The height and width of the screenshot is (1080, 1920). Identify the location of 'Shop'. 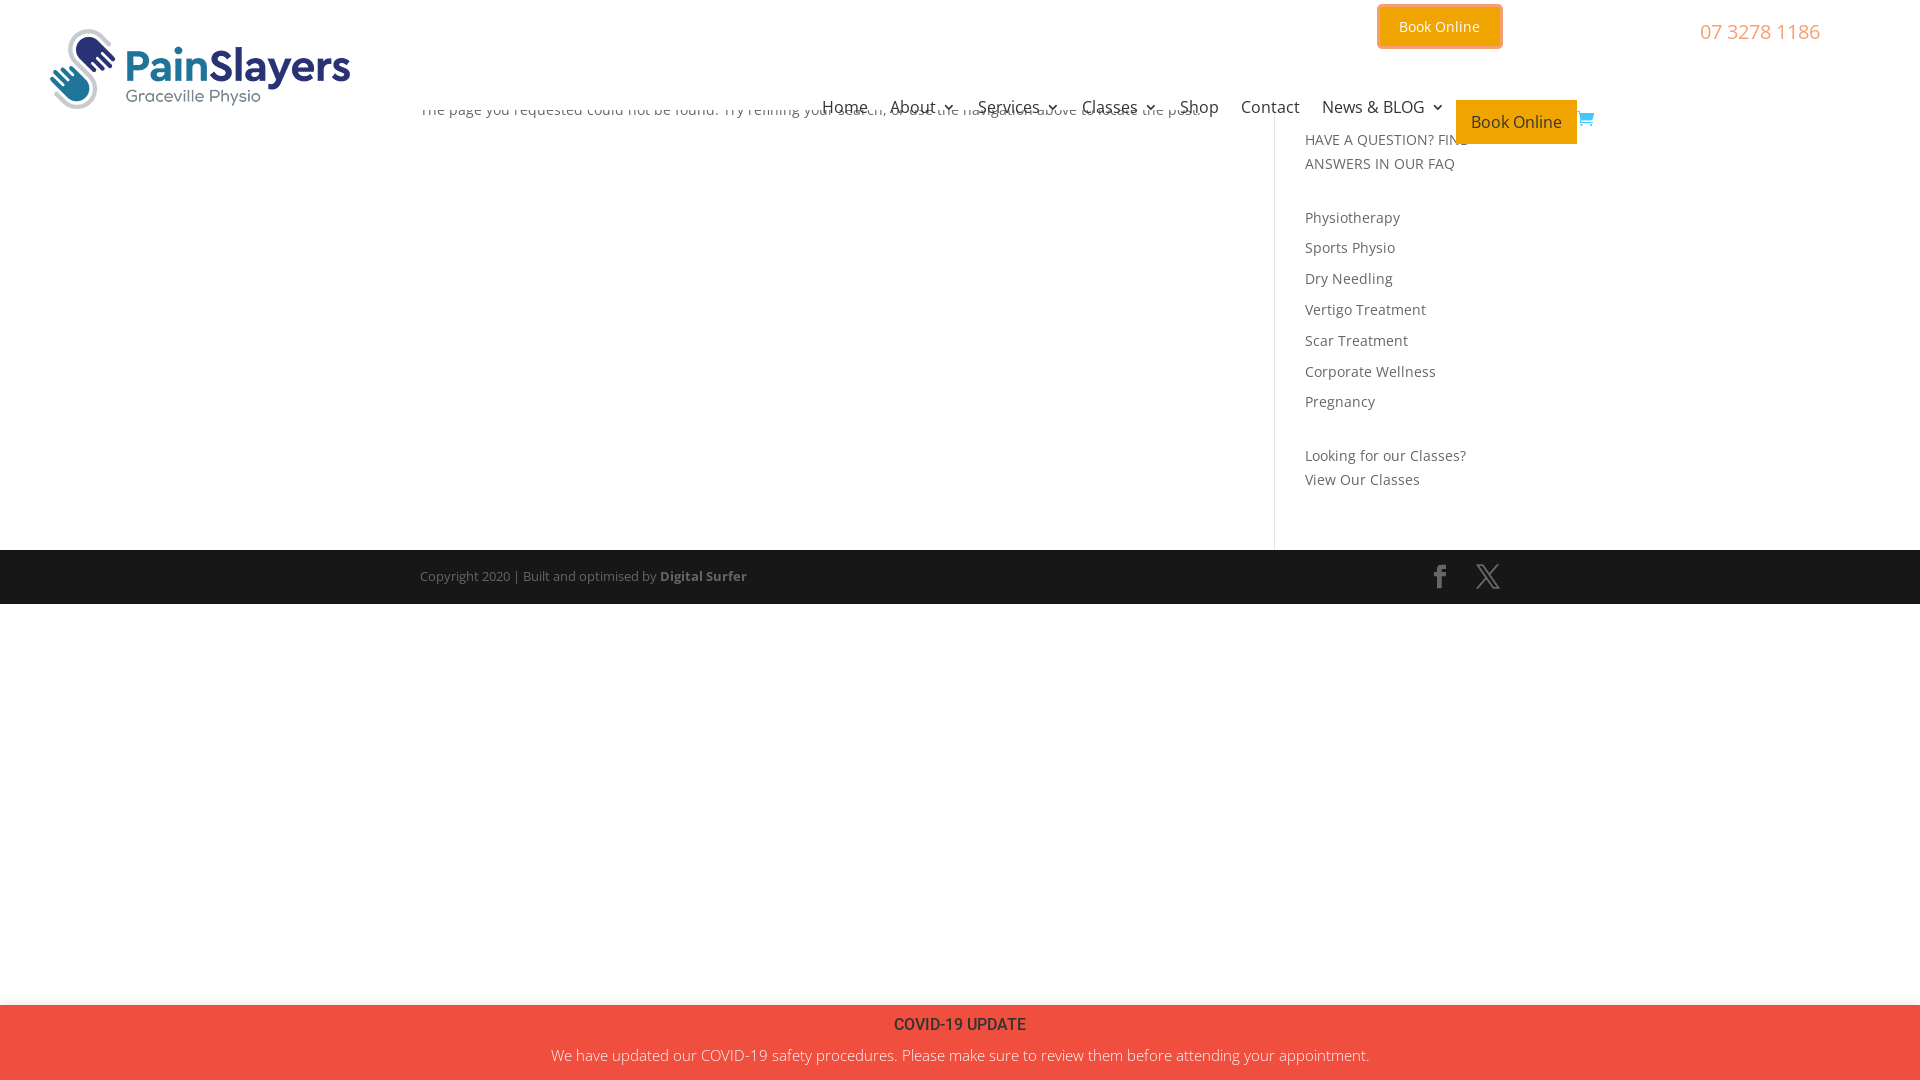
(1199, 122).